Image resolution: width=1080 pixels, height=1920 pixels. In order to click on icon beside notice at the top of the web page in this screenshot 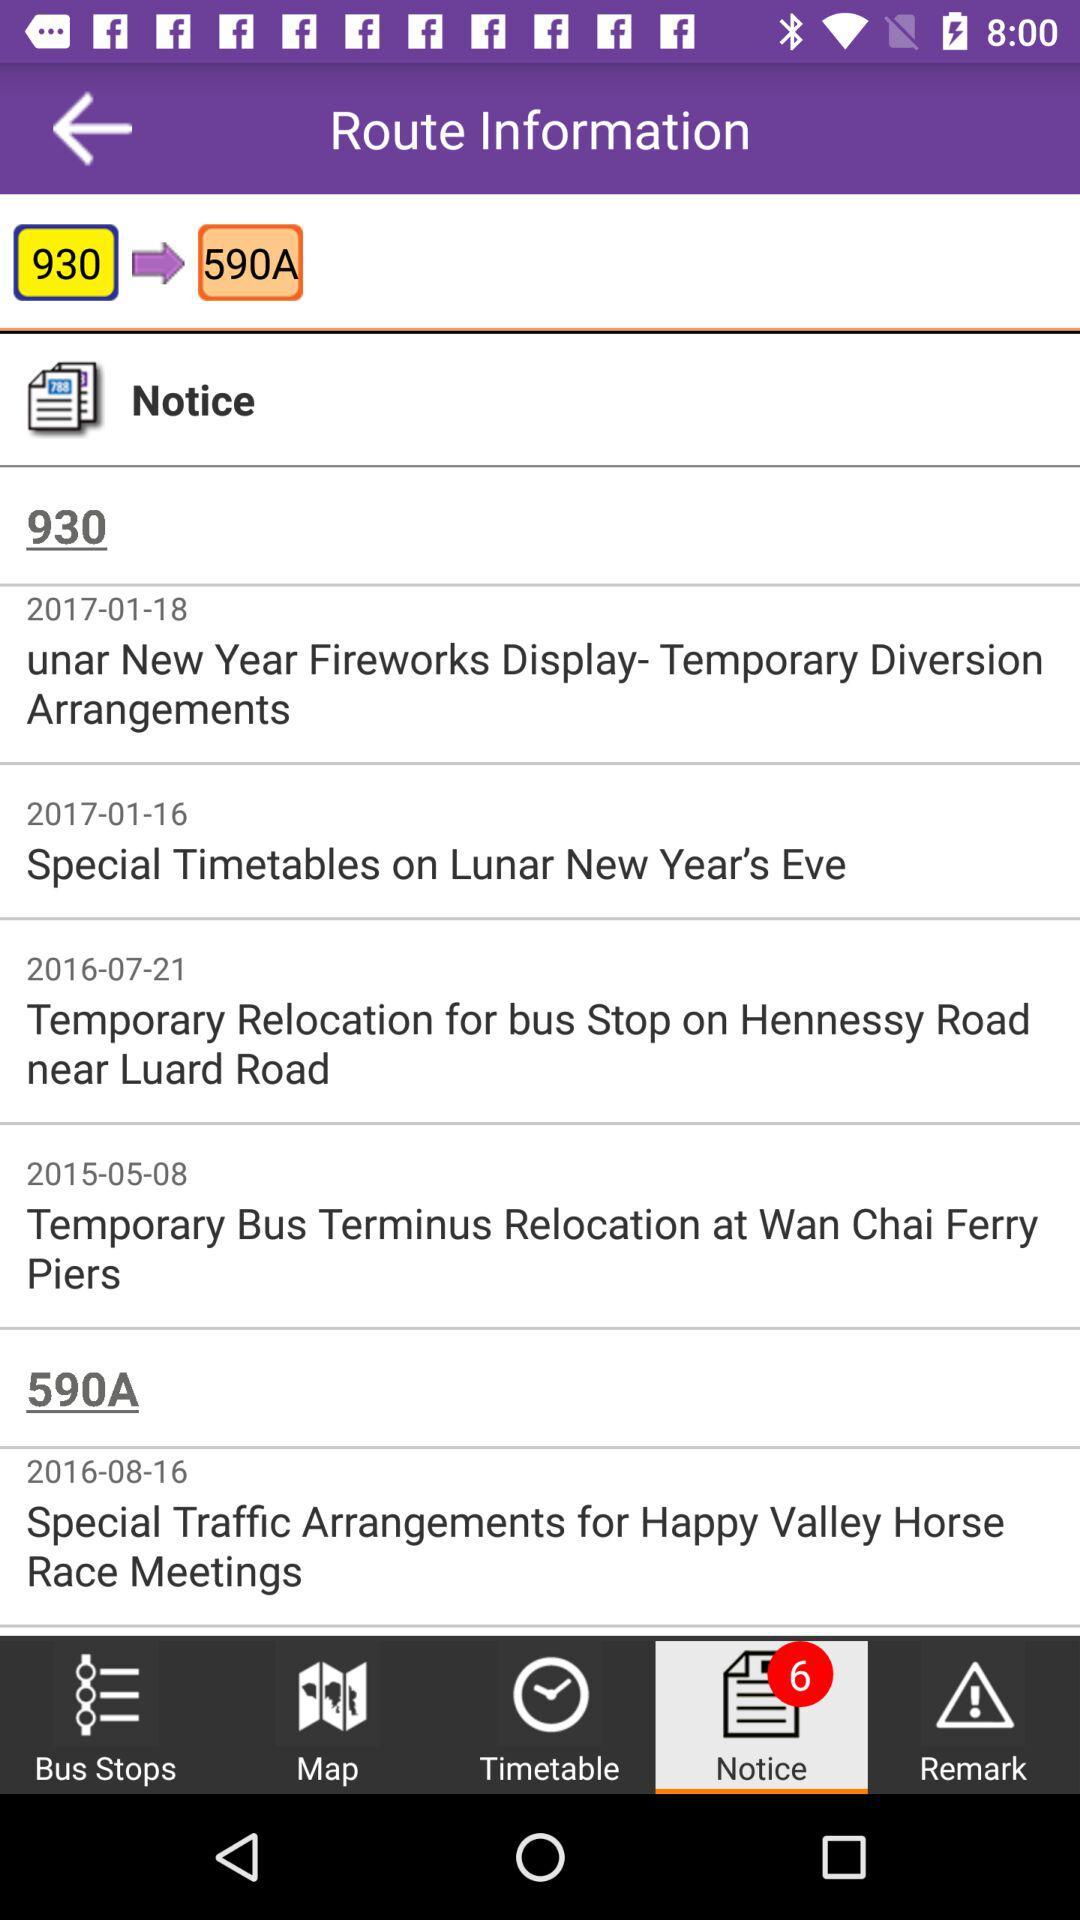, I will do `click(64, 399)`.